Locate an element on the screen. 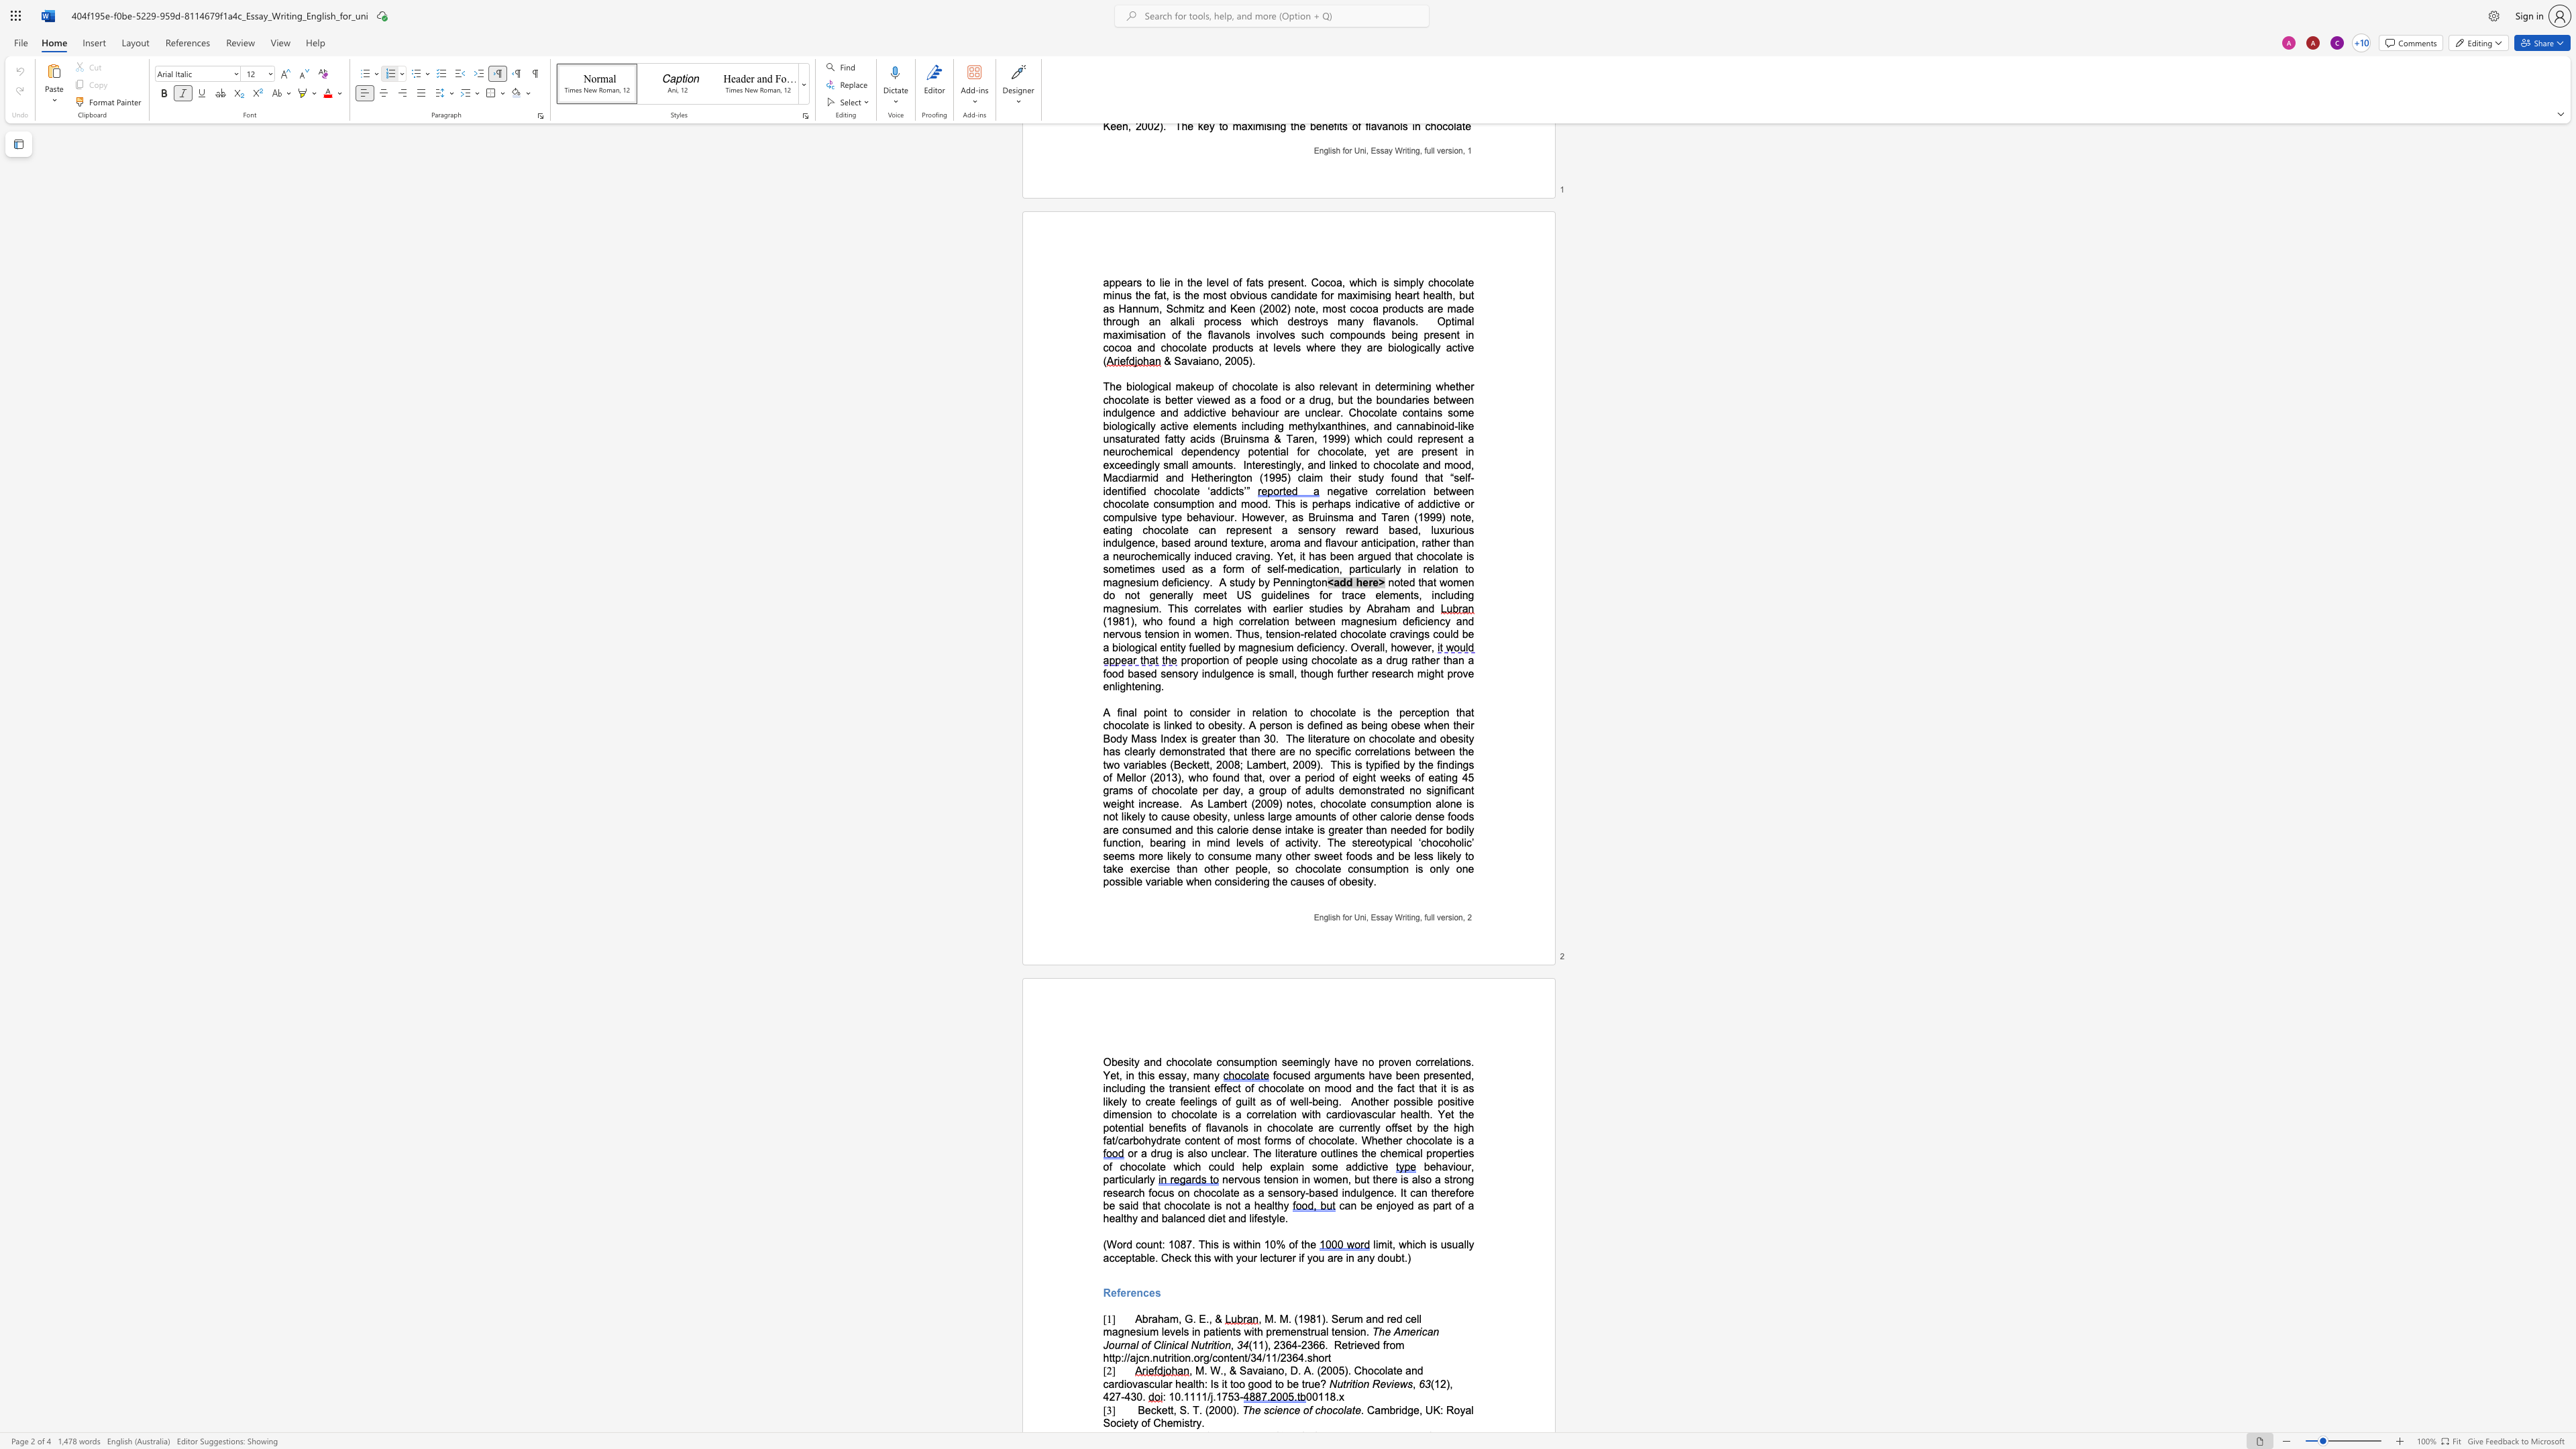  the space between the continuous character "t" and "t" in the text is located at coordinates (1169, 1409).